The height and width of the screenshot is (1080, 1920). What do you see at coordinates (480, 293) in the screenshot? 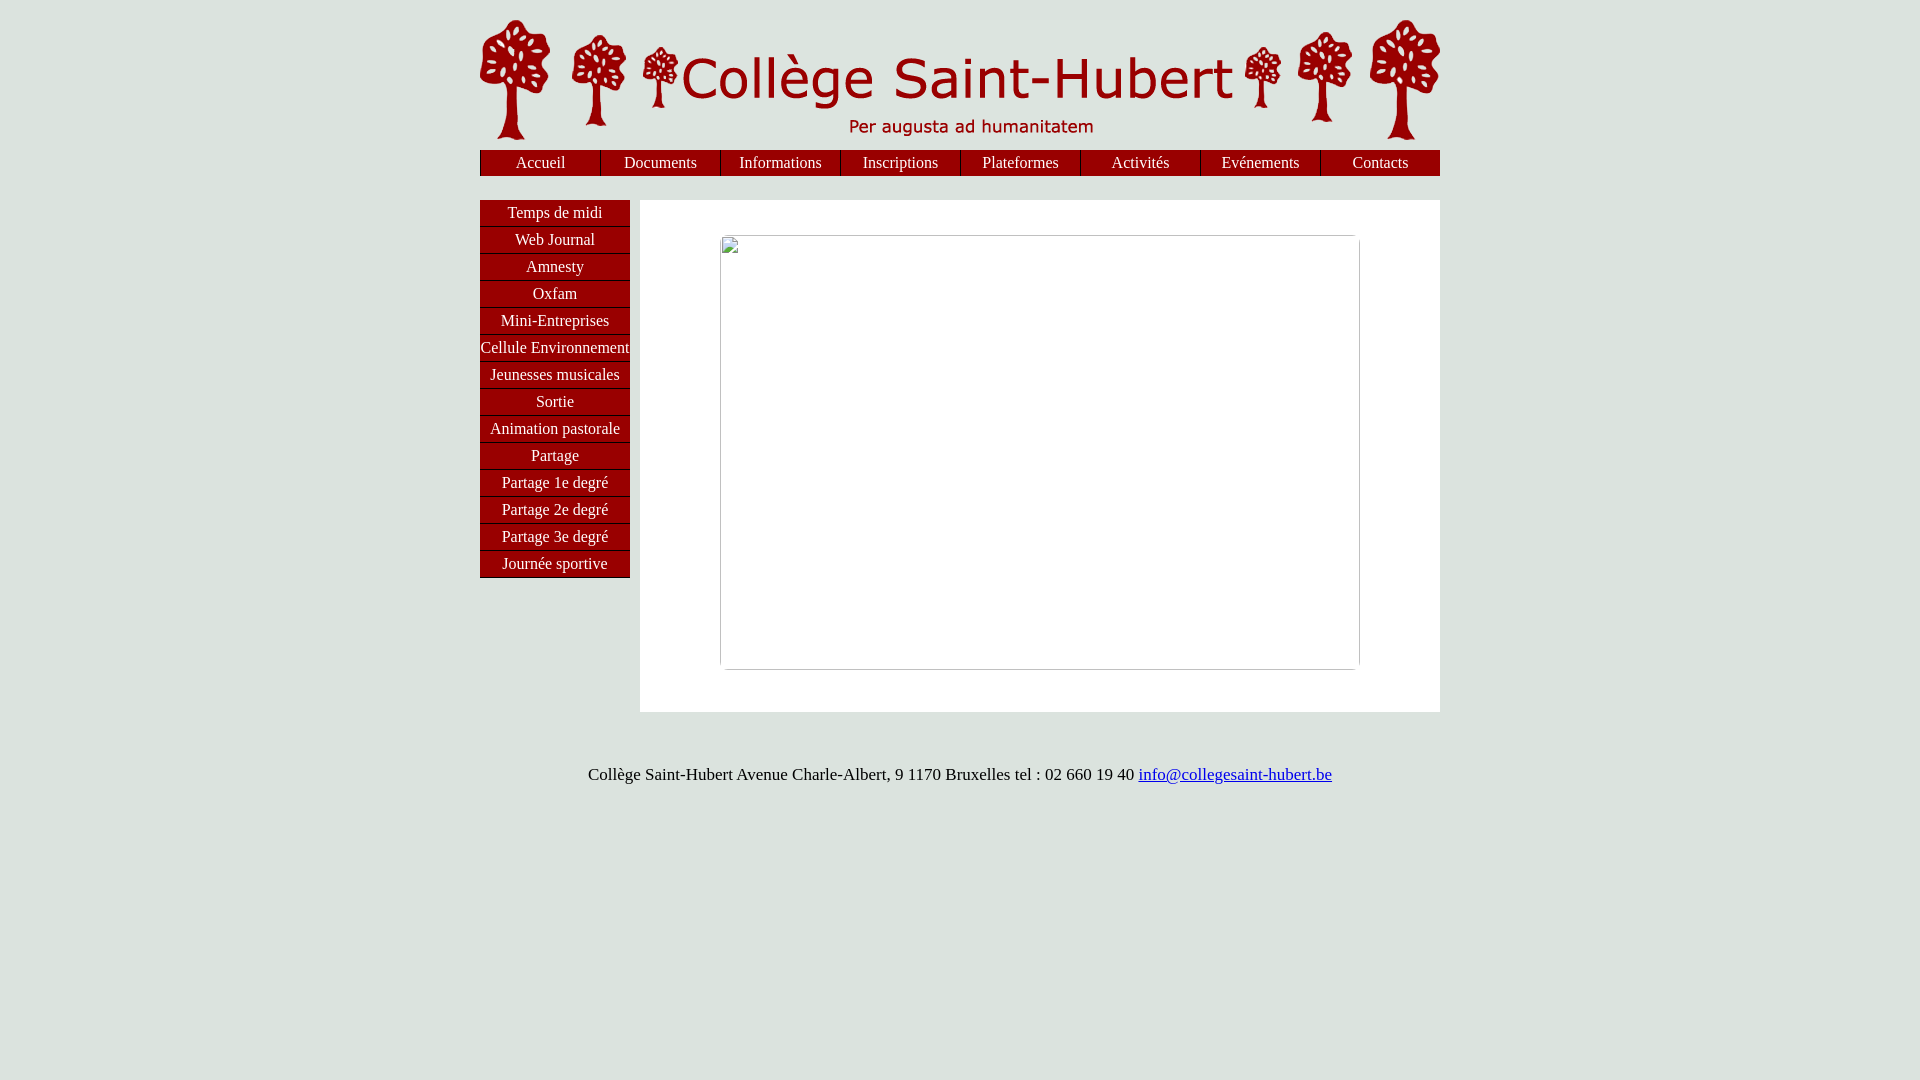
I see `'Oxfam'` at bounding box center [480, 293].